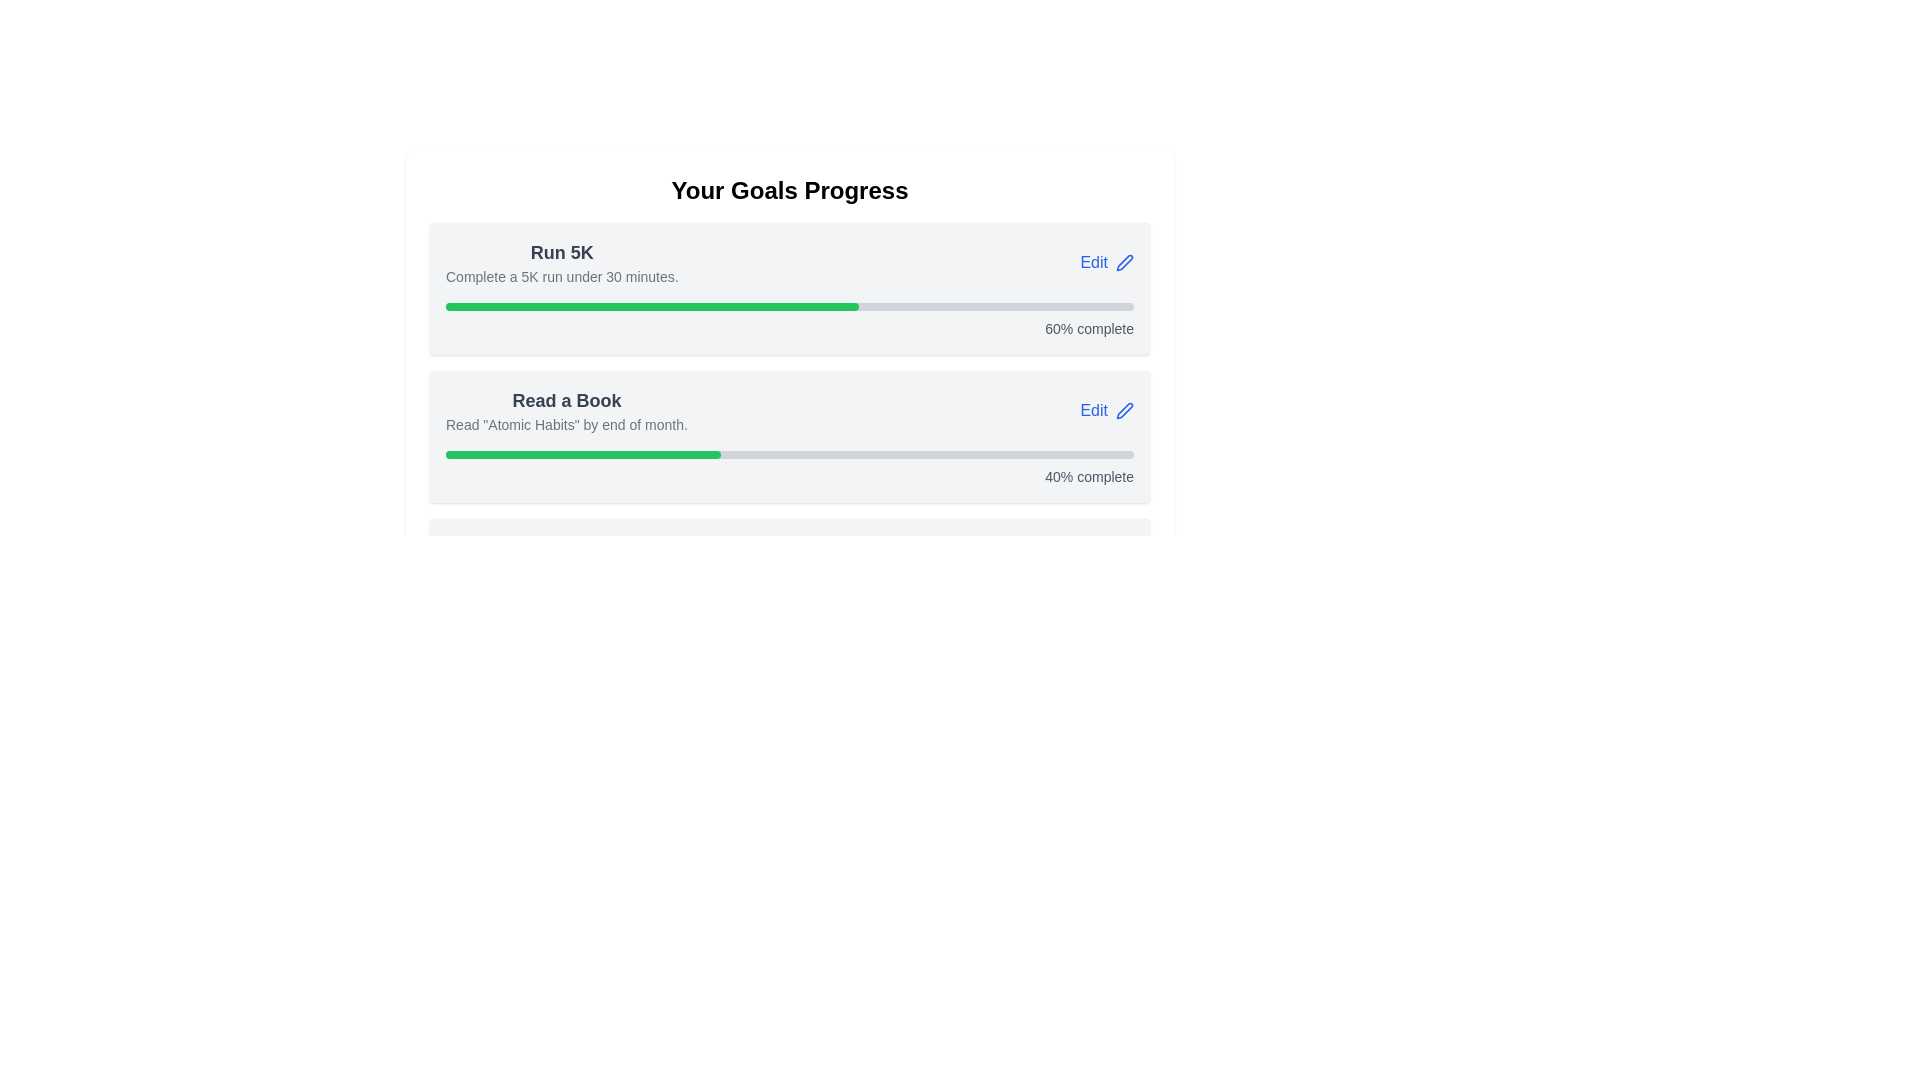 This screenshot has width=1920, height=1080. Describe the element at coordinates (1106, 261) in the screenshot. I see `the edit button for the 'Run 5K' goal located in the top-right corner of the goal card` at that location.